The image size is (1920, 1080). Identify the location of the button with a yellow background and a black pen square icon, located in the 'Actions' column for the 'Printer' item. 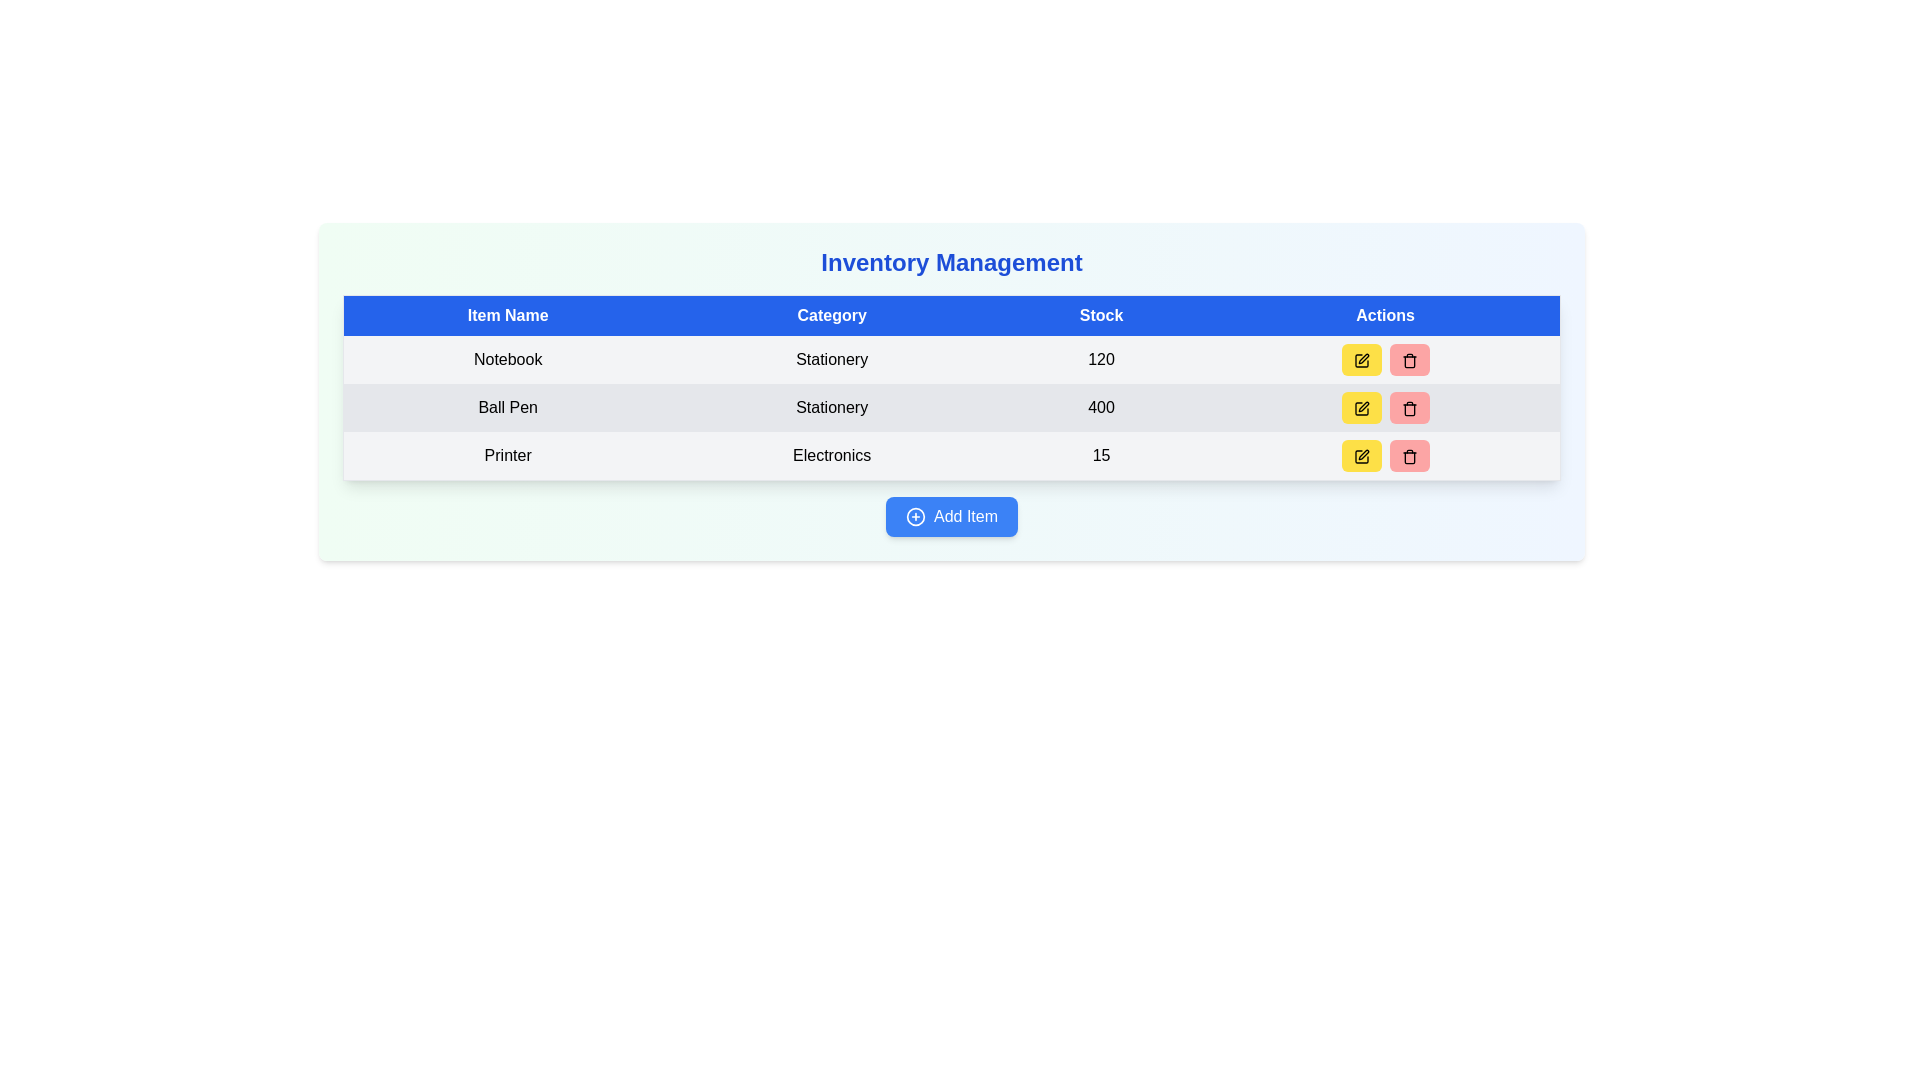
(1360, 455).